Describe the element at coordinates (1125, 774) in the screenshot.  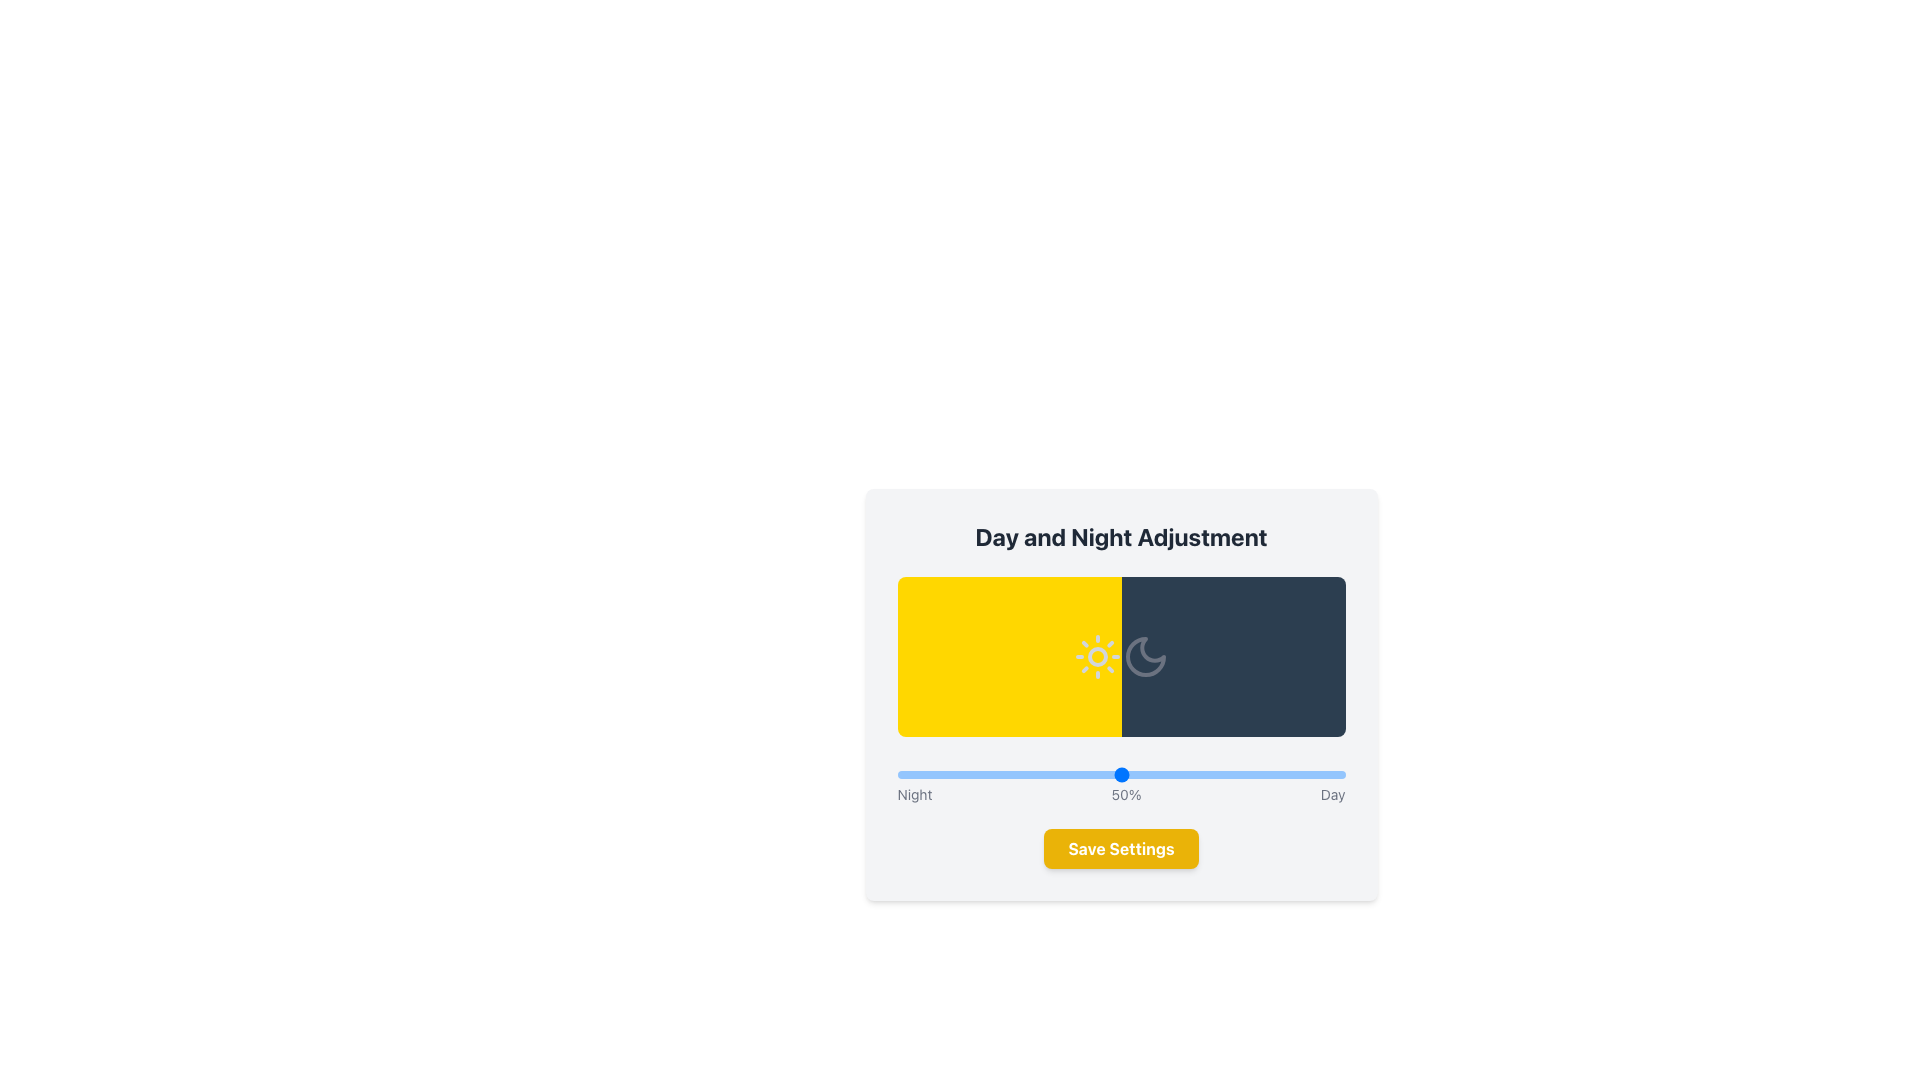
I see `the adjustment slider` at that location.